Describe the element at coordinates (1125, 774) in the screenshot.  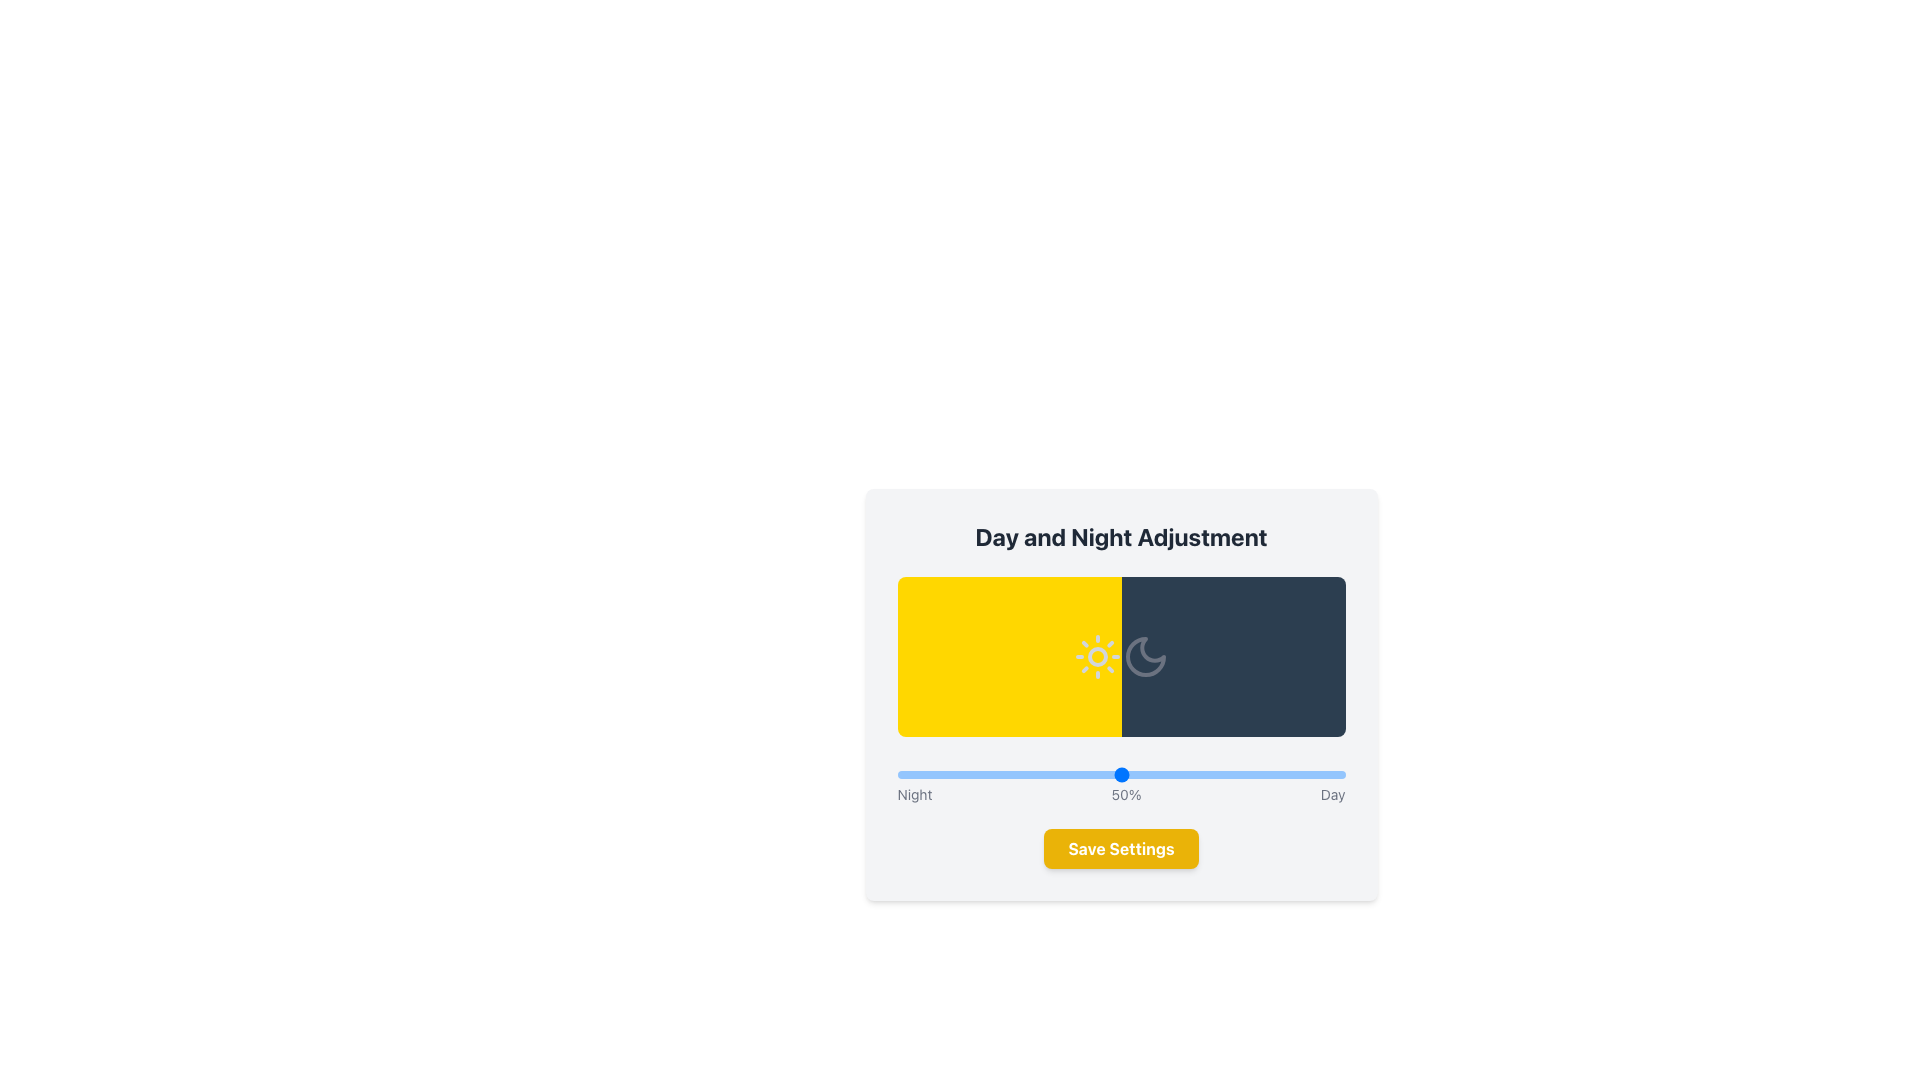
I see `the adjustment slider` at that location.